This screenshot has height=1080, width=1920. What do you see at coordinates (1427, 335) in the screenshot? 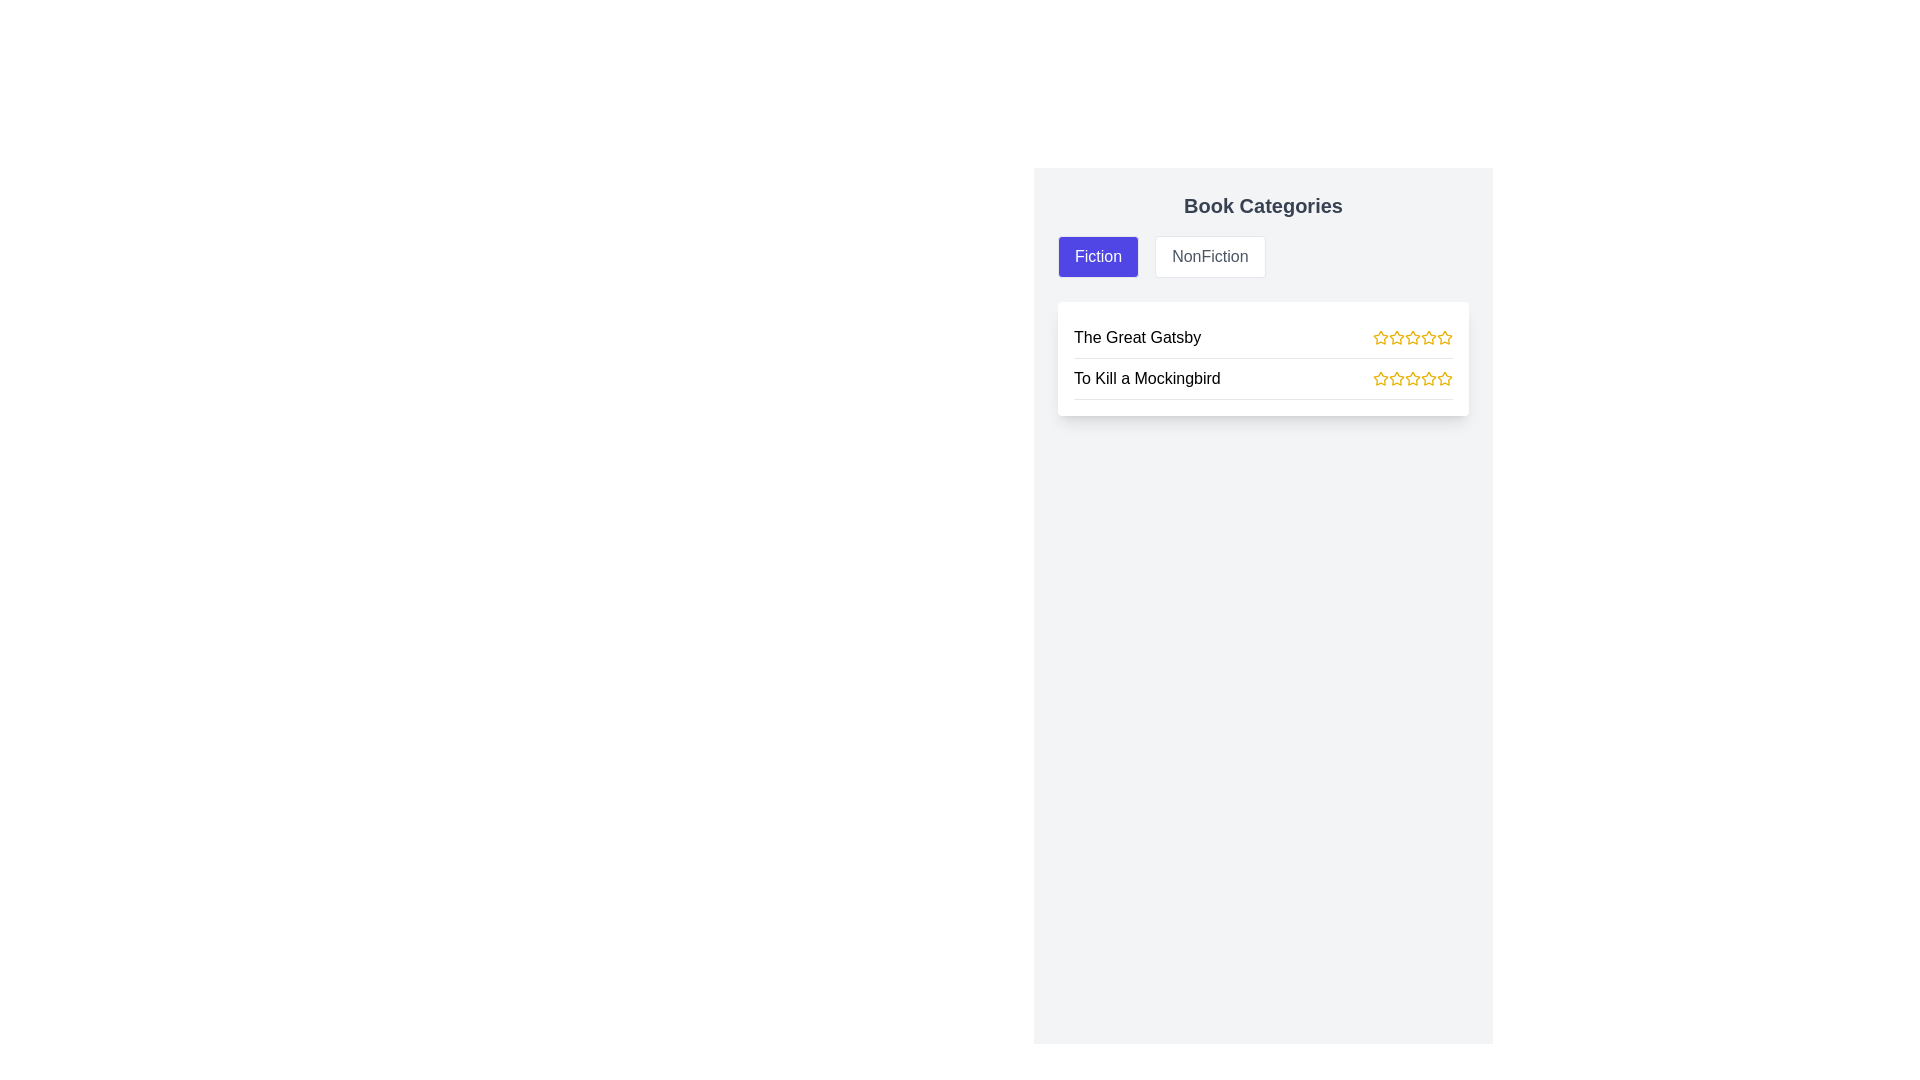
I see `the fifth star icon` at bounding box center [1427, 335].